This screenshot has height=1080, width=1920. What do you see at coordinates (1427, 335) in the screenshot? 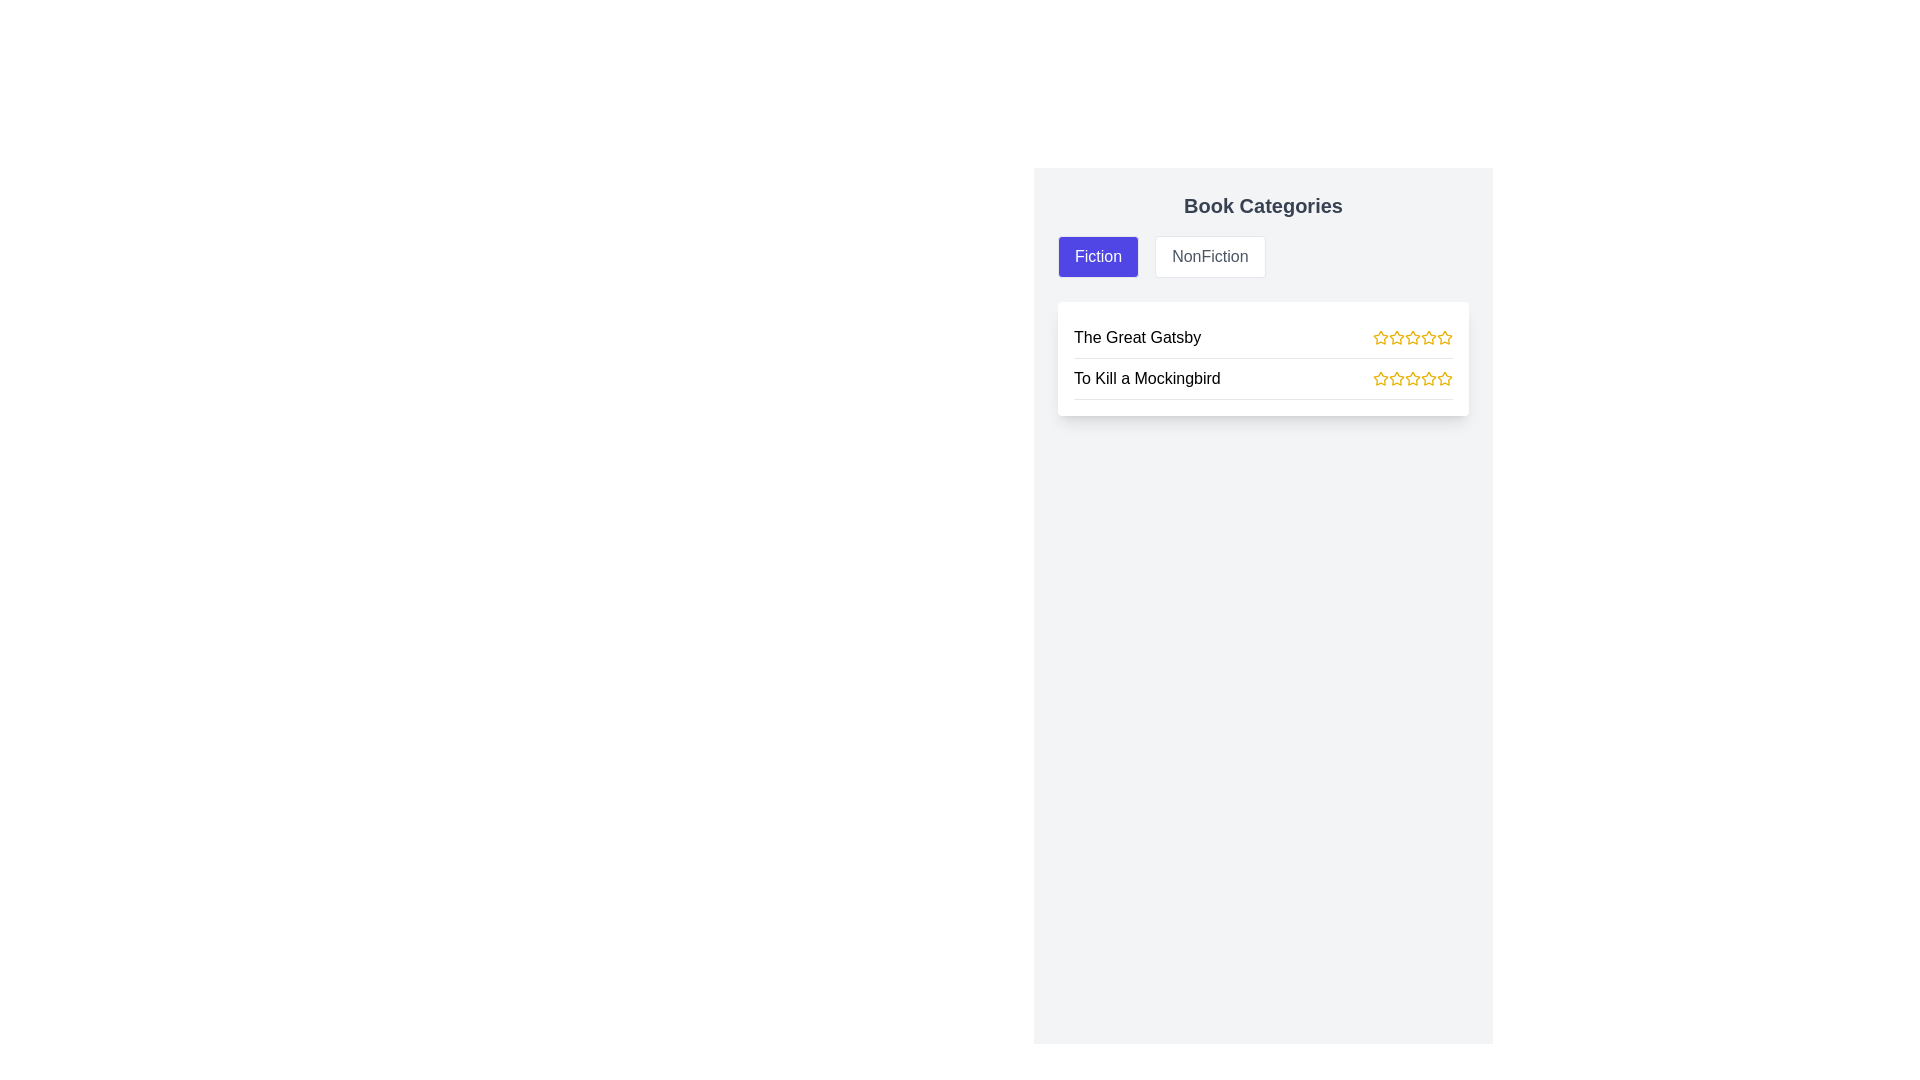
I see `the fifth star icon` at bounding box center [1427, 335].